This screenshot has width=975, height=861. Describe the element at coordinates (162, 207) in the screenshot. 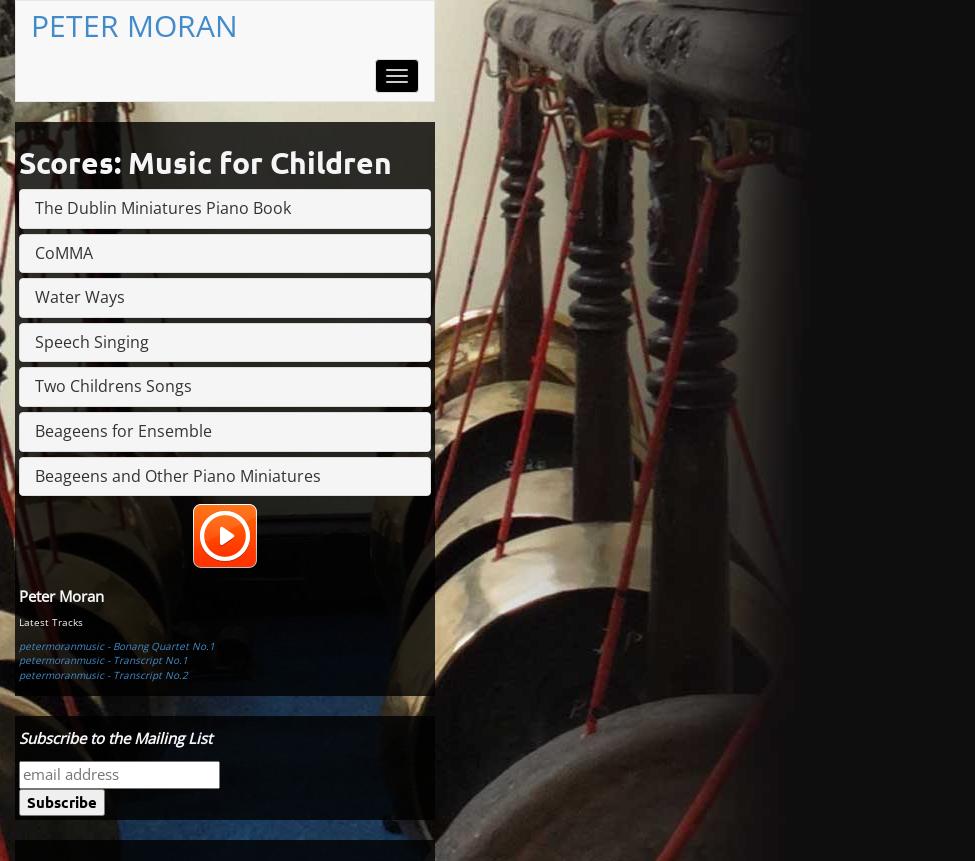

I see `'The Dublin Miniatures Piano Book'` at that location.